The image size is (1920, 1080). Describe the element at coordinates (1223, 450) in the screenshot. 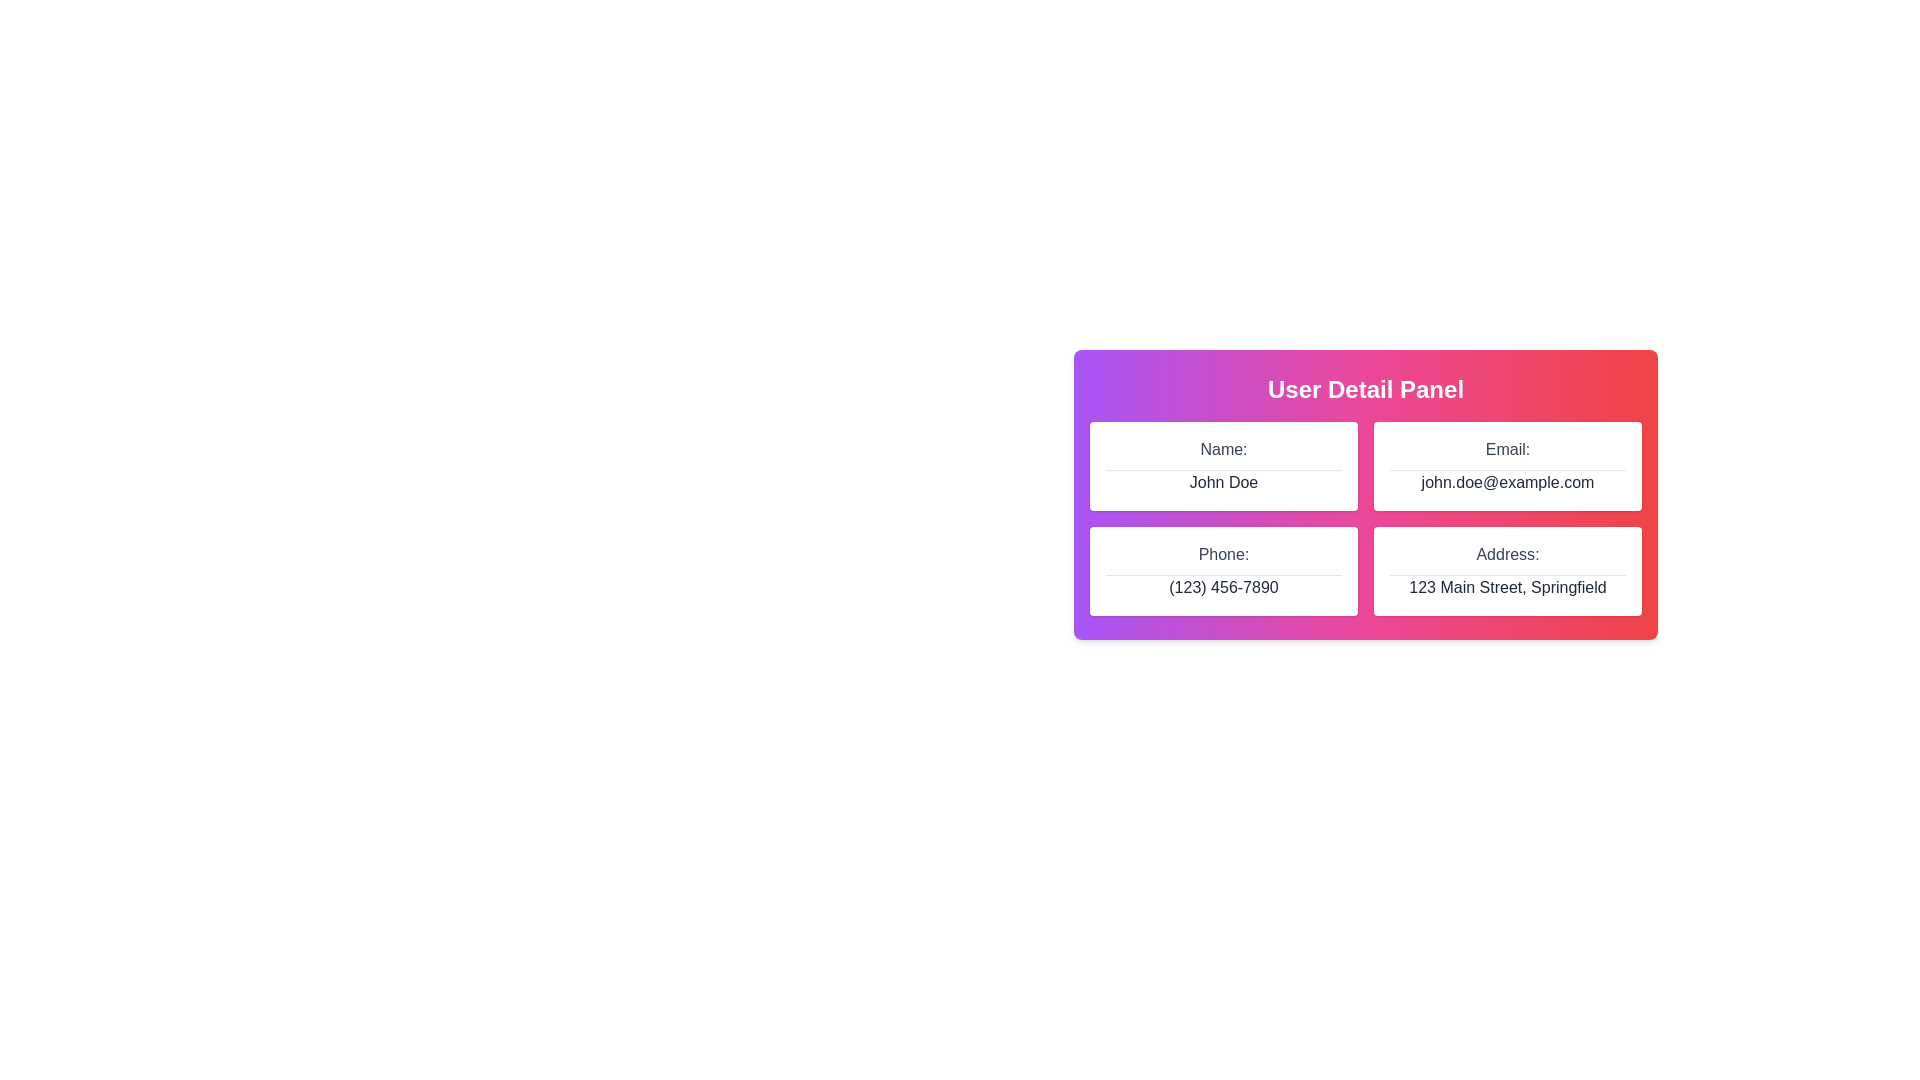

I see `the name label located at the top-left corner of the user details card` at that location.